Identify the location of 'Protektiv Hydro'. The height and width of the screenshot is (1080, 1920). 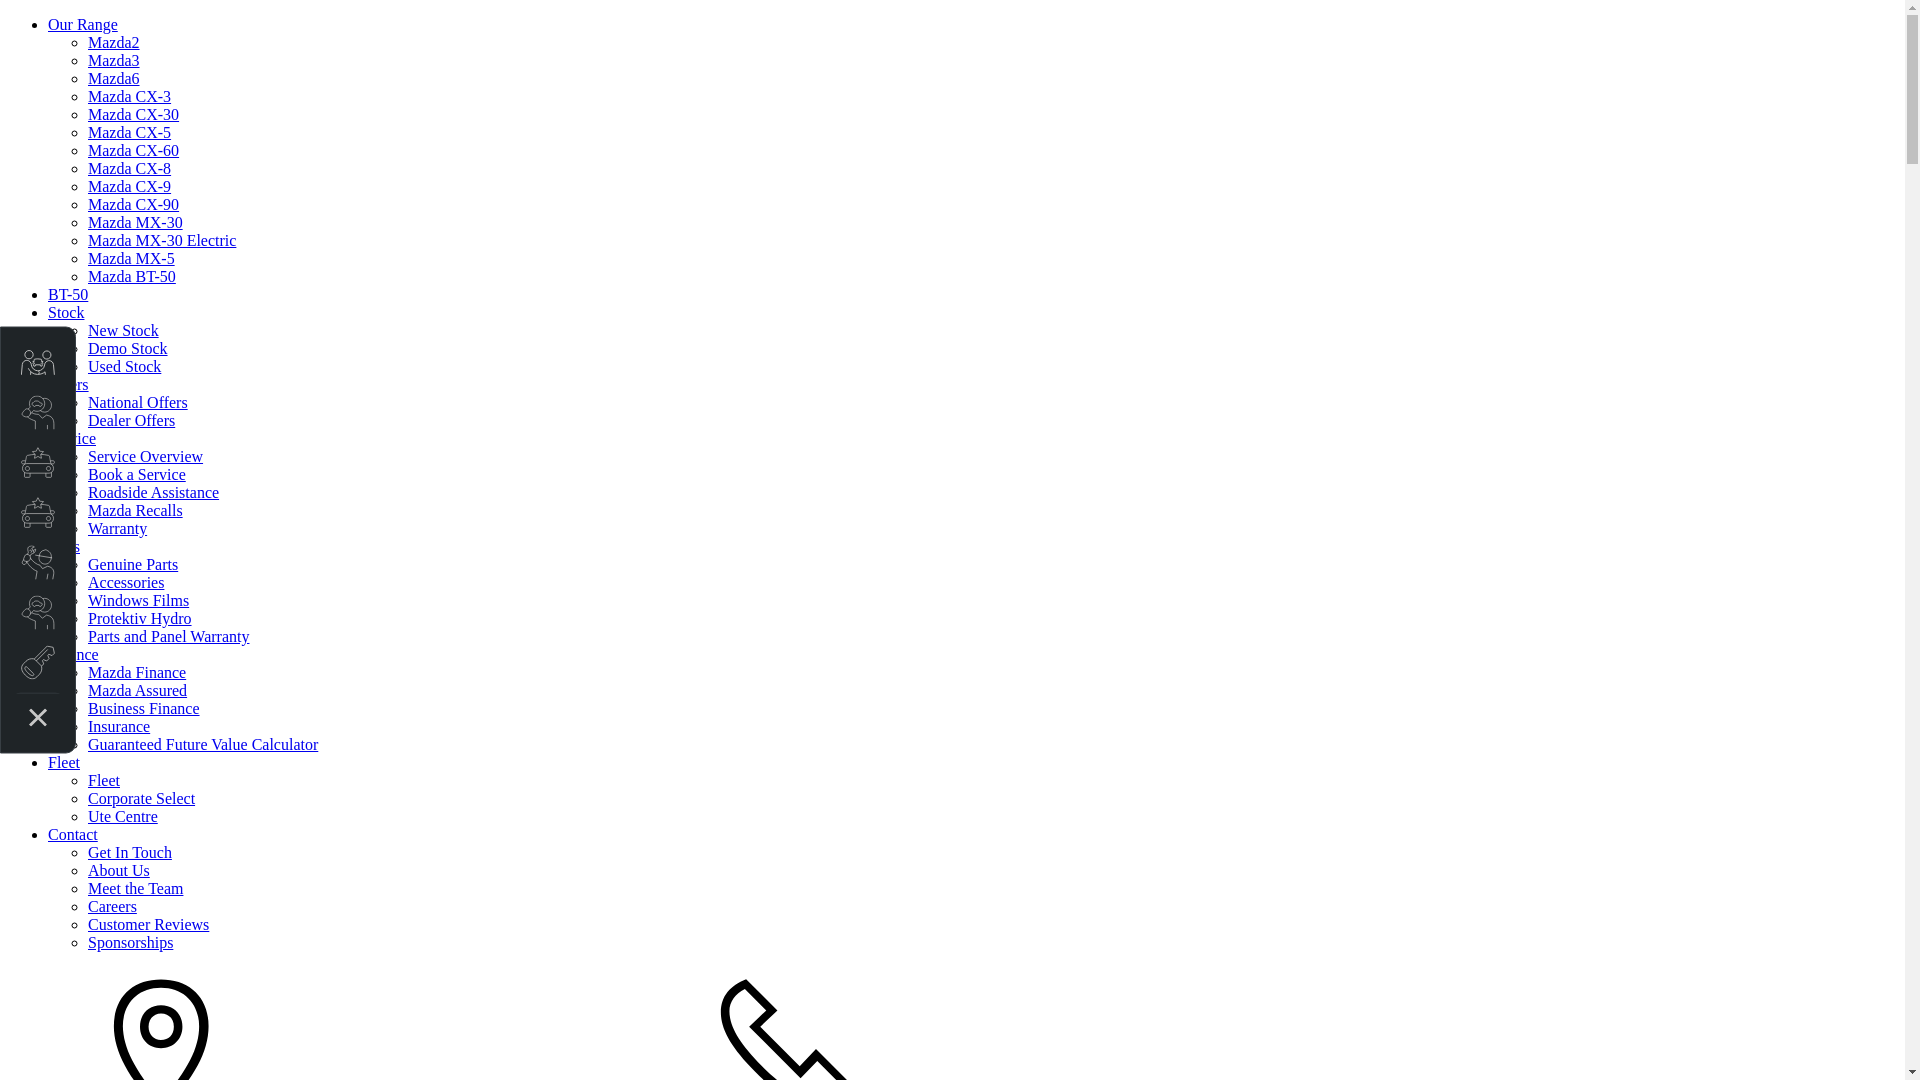
(138, 617).